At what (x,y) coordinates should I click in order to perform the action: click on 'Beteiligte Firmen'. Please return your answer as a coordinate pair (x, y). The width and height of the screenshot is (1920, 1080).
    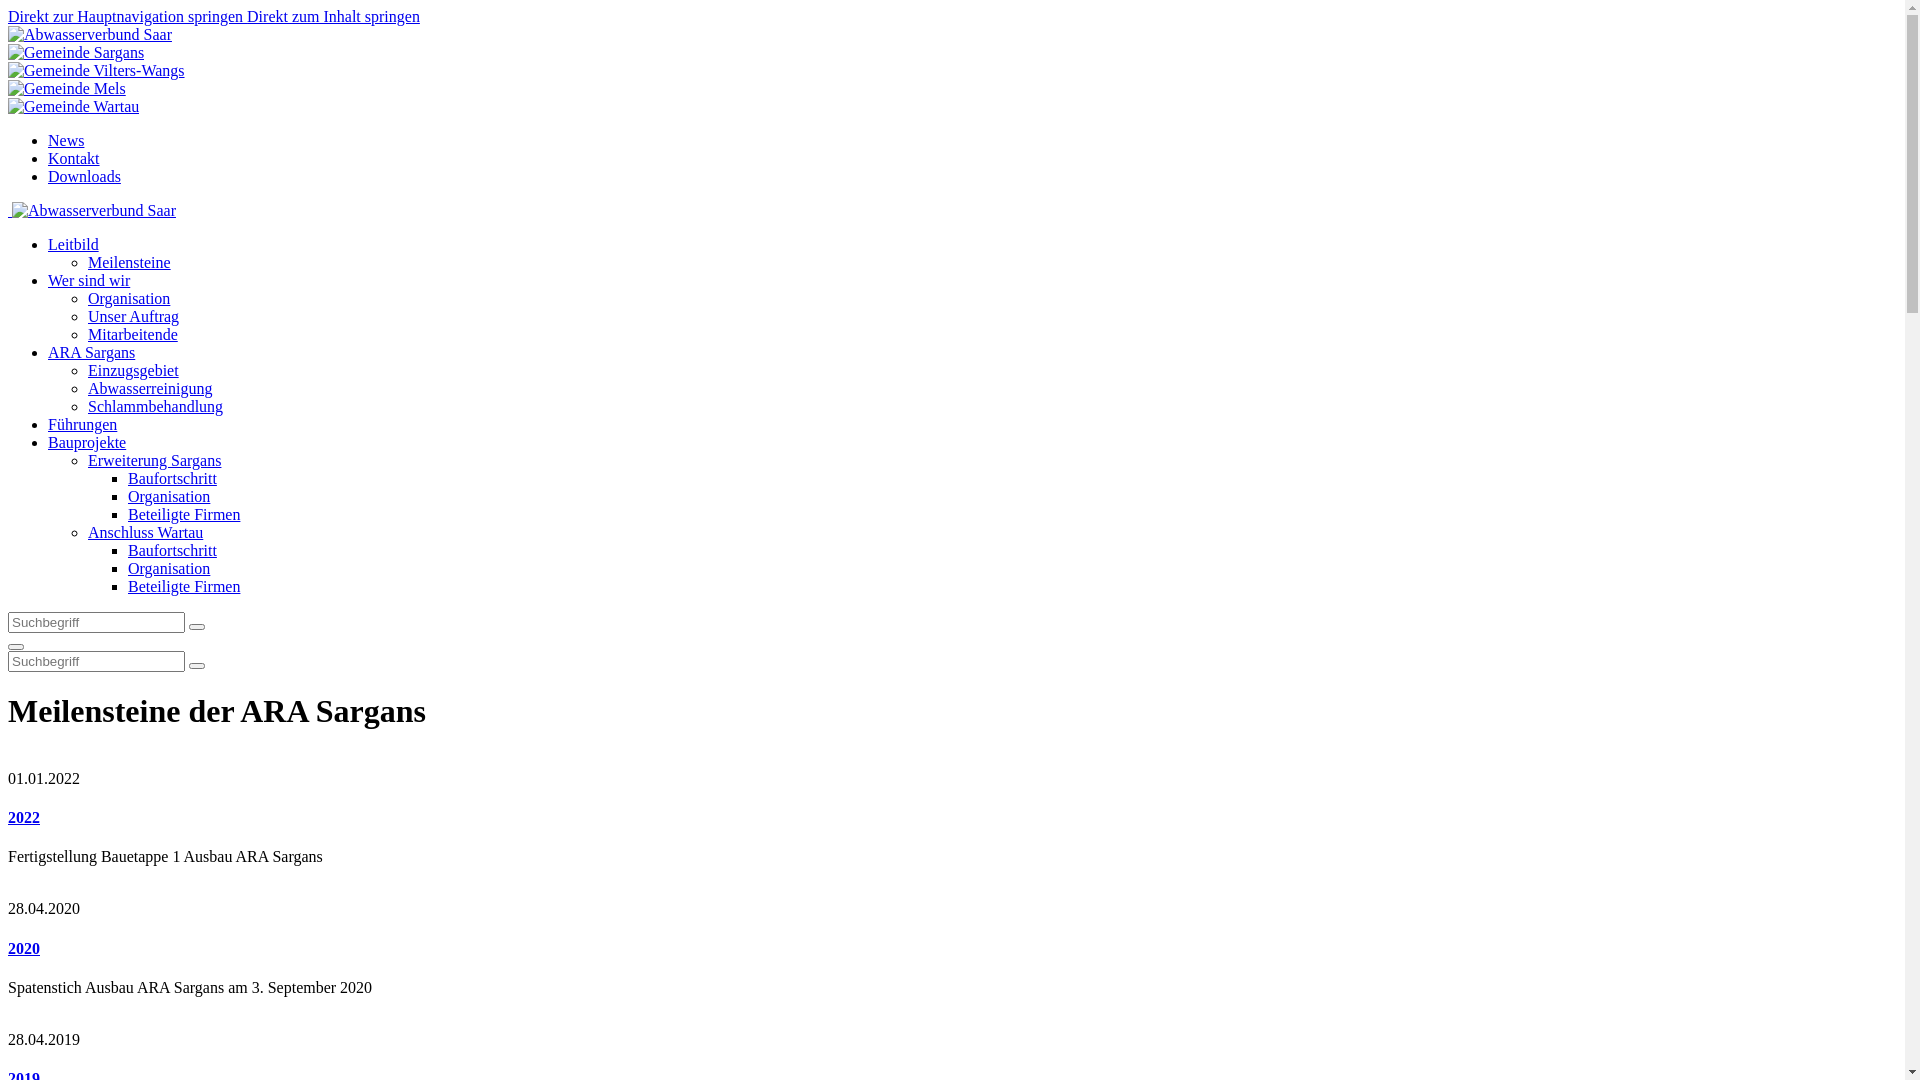
    Looking at the image, I should click on (183, 513).